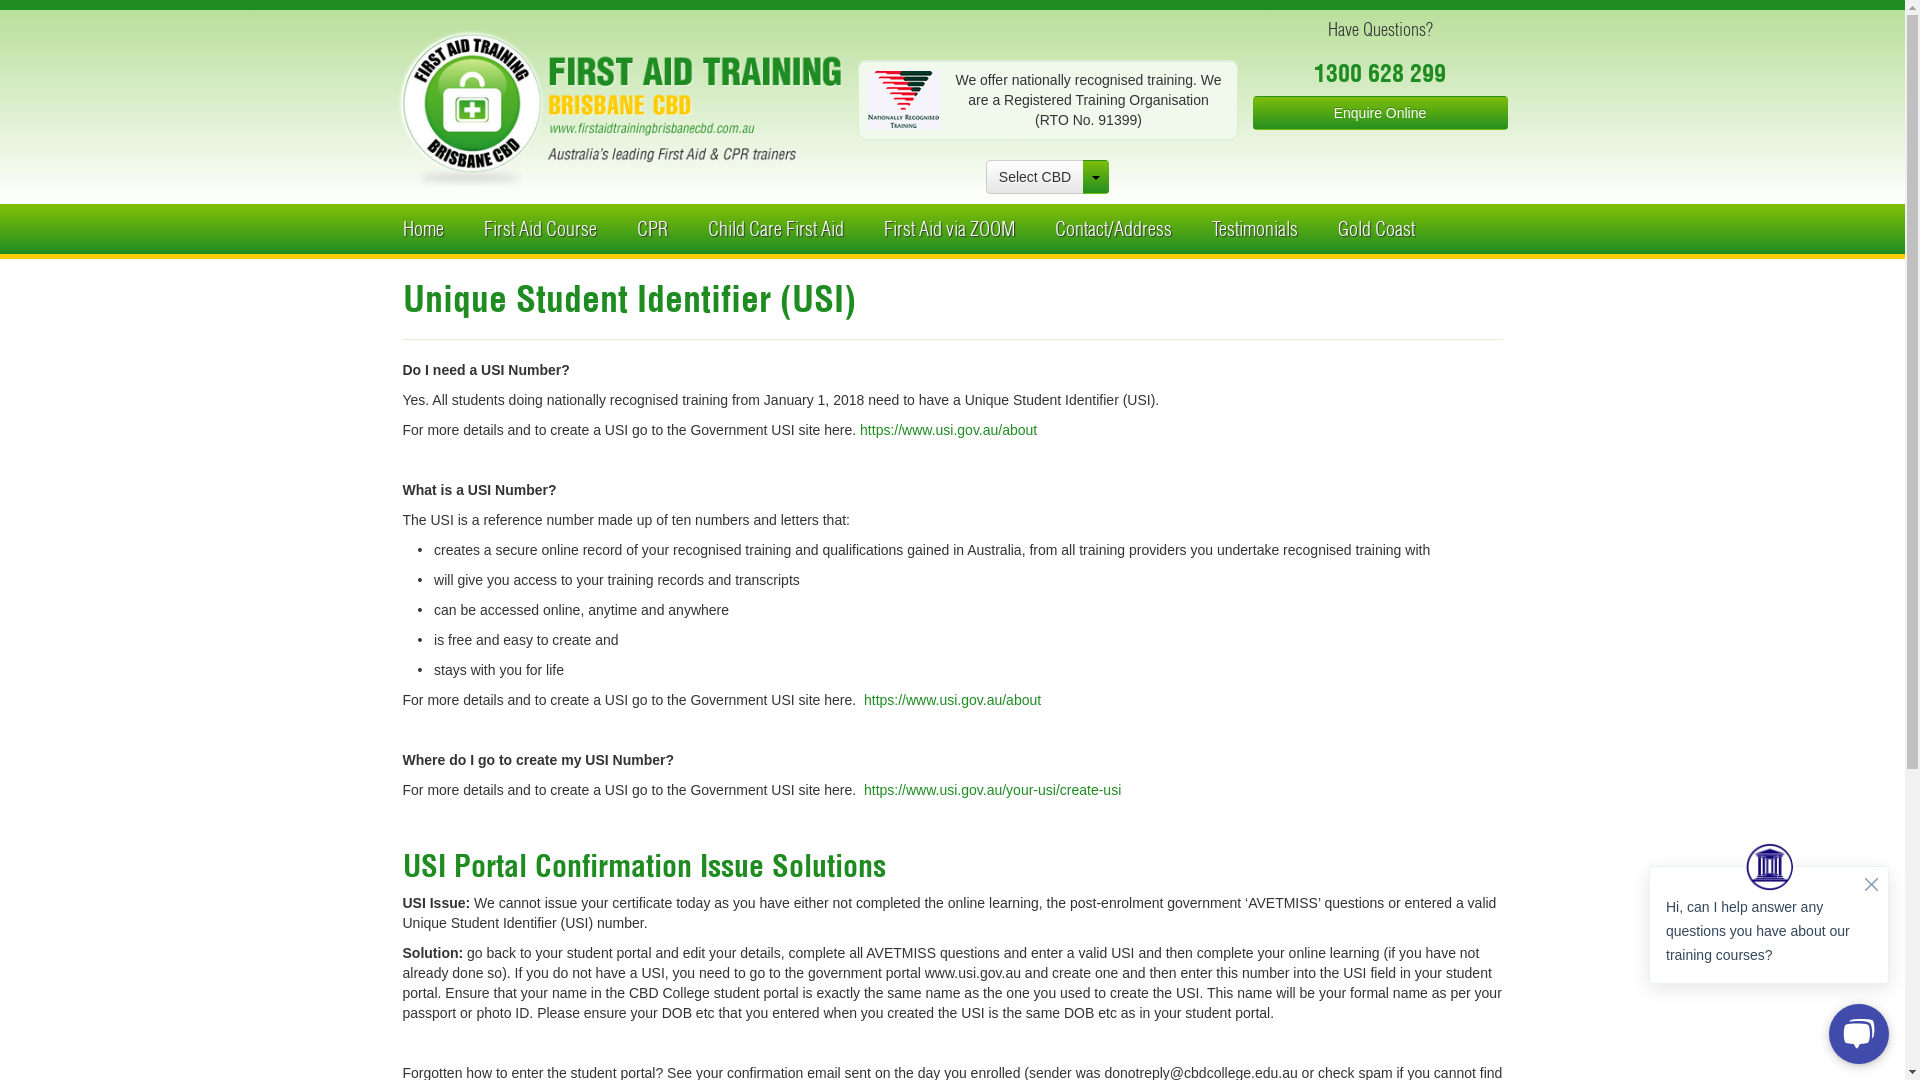 The width and height of the screenshot is (1920, 1080). I want to click on 'https://www.usi.gov.au/your-usi/create-usi', so click(864, 789).